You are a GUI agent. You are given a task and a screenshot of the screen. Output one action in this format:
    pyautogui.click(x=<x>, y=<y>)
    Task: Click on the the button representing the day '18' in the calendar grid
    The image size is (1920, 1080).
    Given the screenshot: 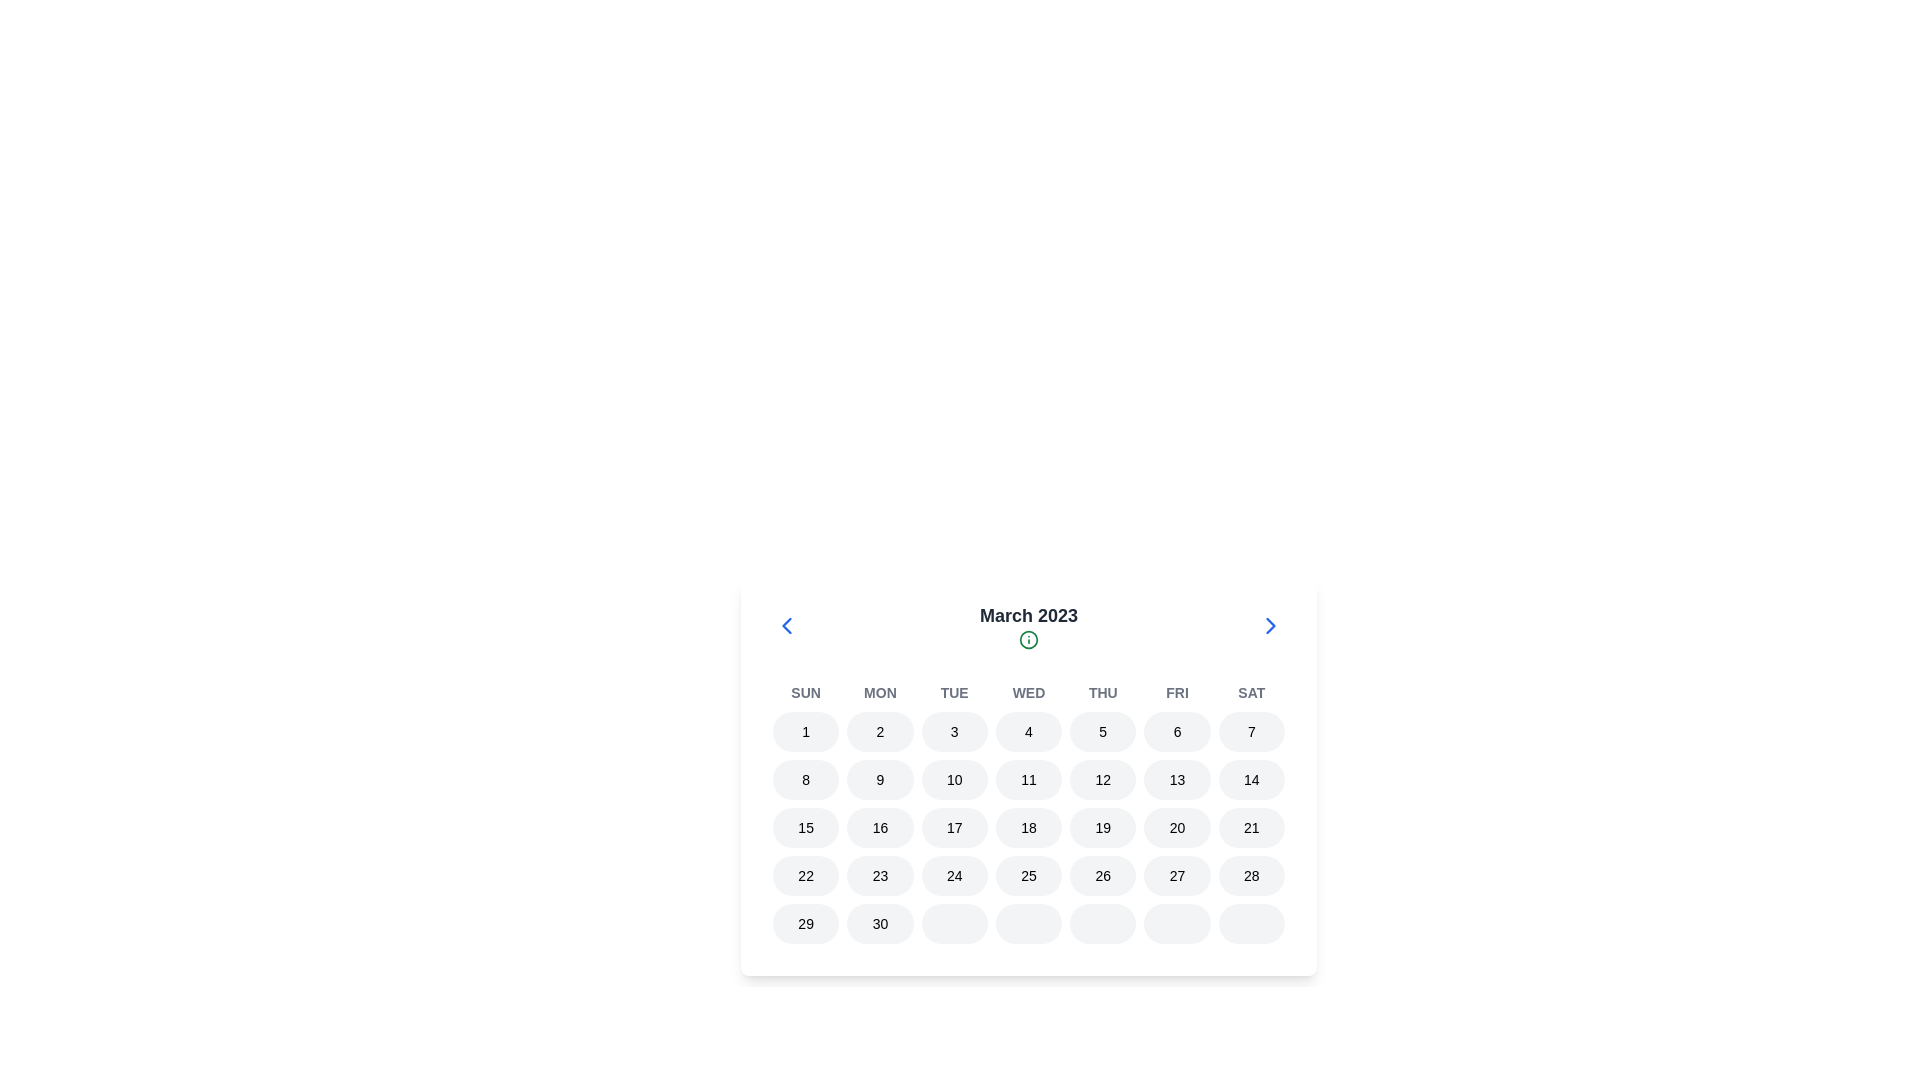 What is the action you would take?
    pyautogui.click(x=1028, y=828)
    